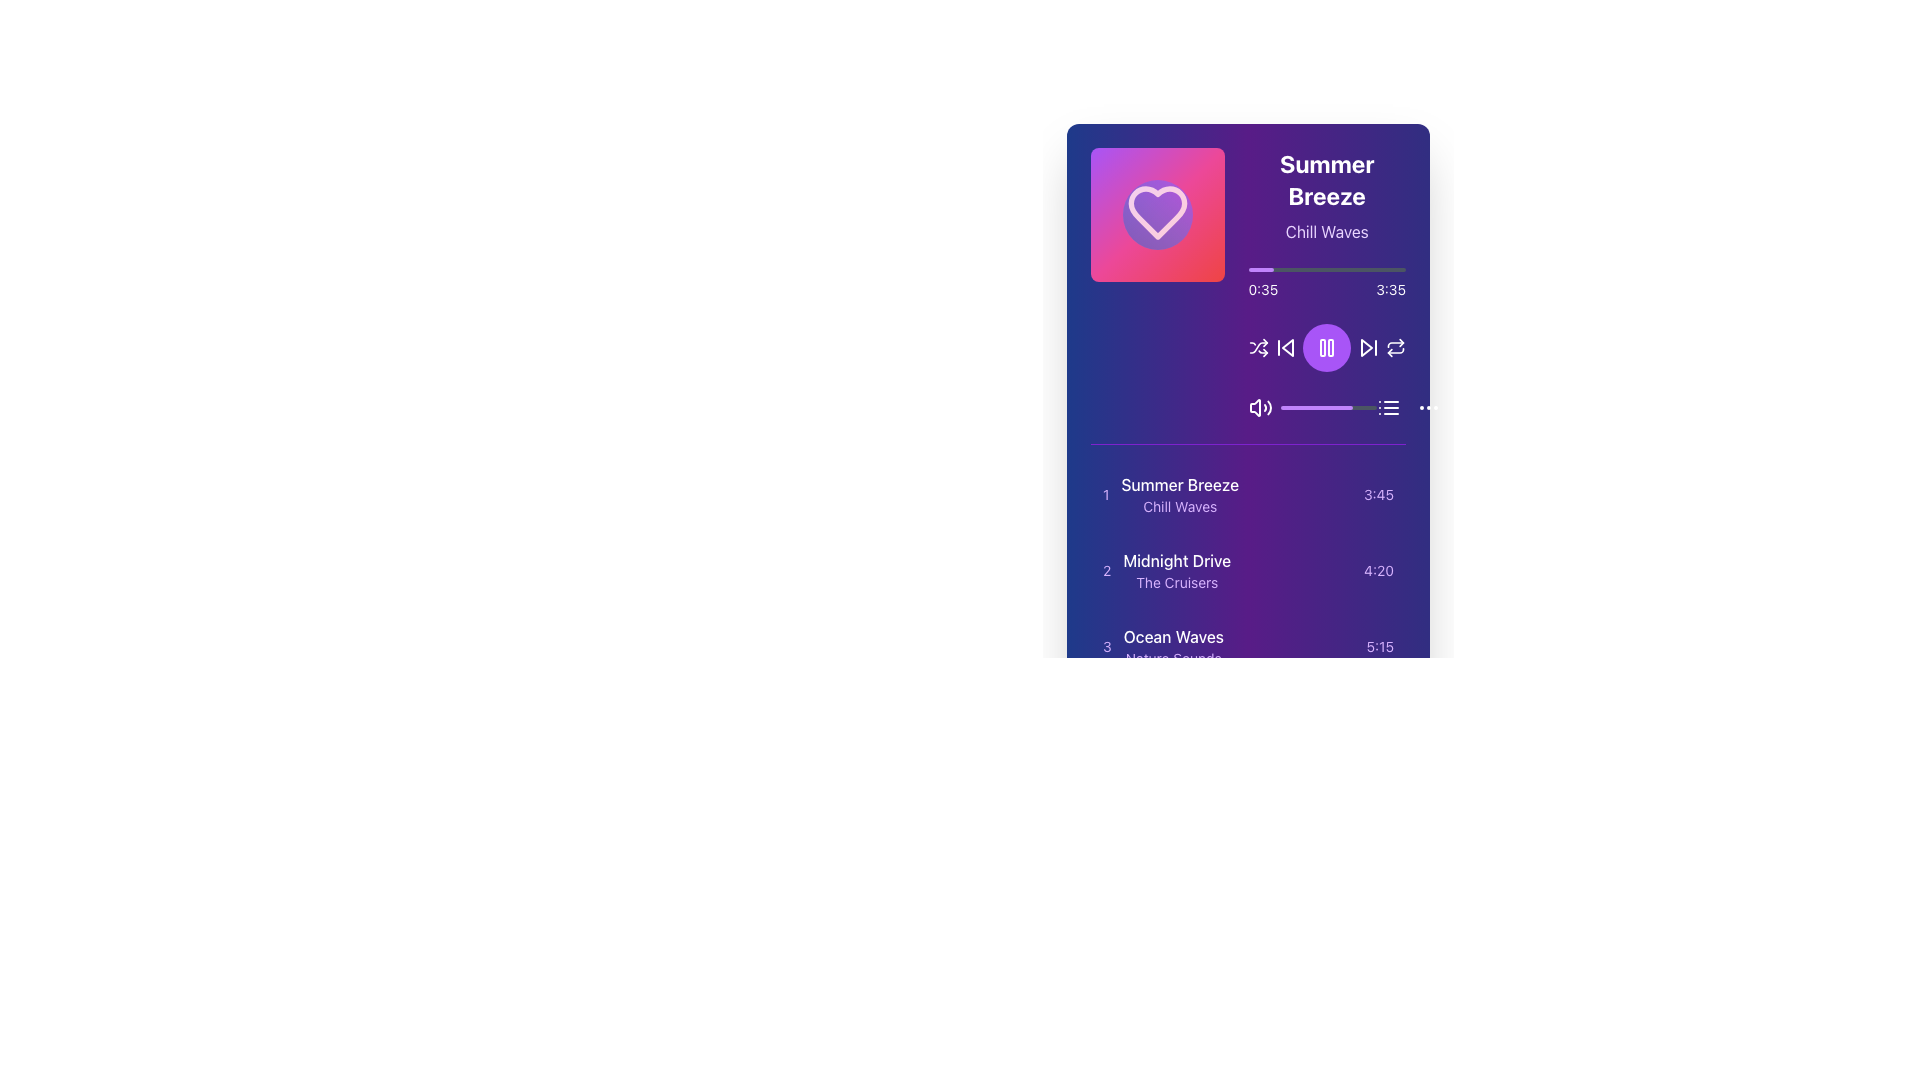 The image size is (1920, 1080). Describe the element at coordinates (1287, 346) in the screenshot. I see `the triangular arrow icon pointing to the left to skip media` at that location.